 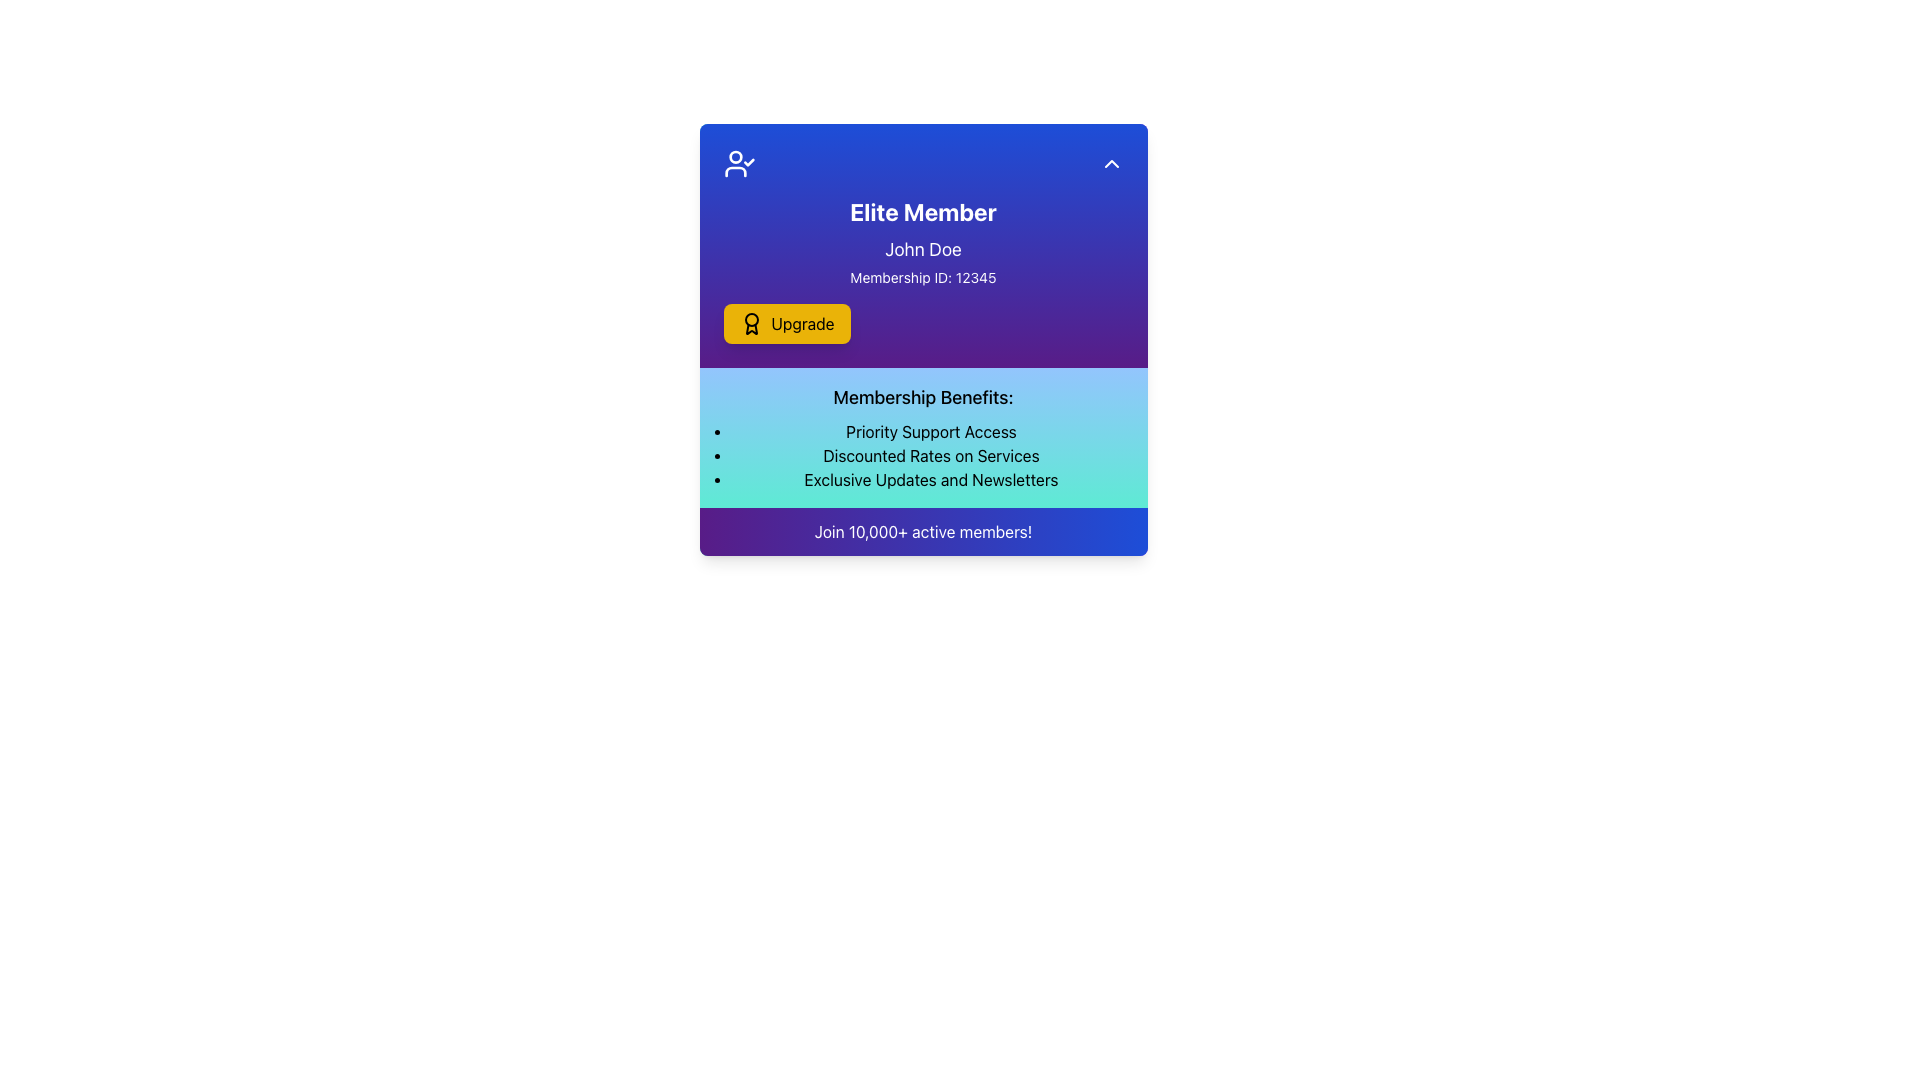 I want to click on the 'Membership Benefits:' text label, which is styled in a larger font size and bold weight, located on a gradient background transitioning from blue to teal, positioned near the bottom part of a card-like UI component, so click(x=922, y=397).